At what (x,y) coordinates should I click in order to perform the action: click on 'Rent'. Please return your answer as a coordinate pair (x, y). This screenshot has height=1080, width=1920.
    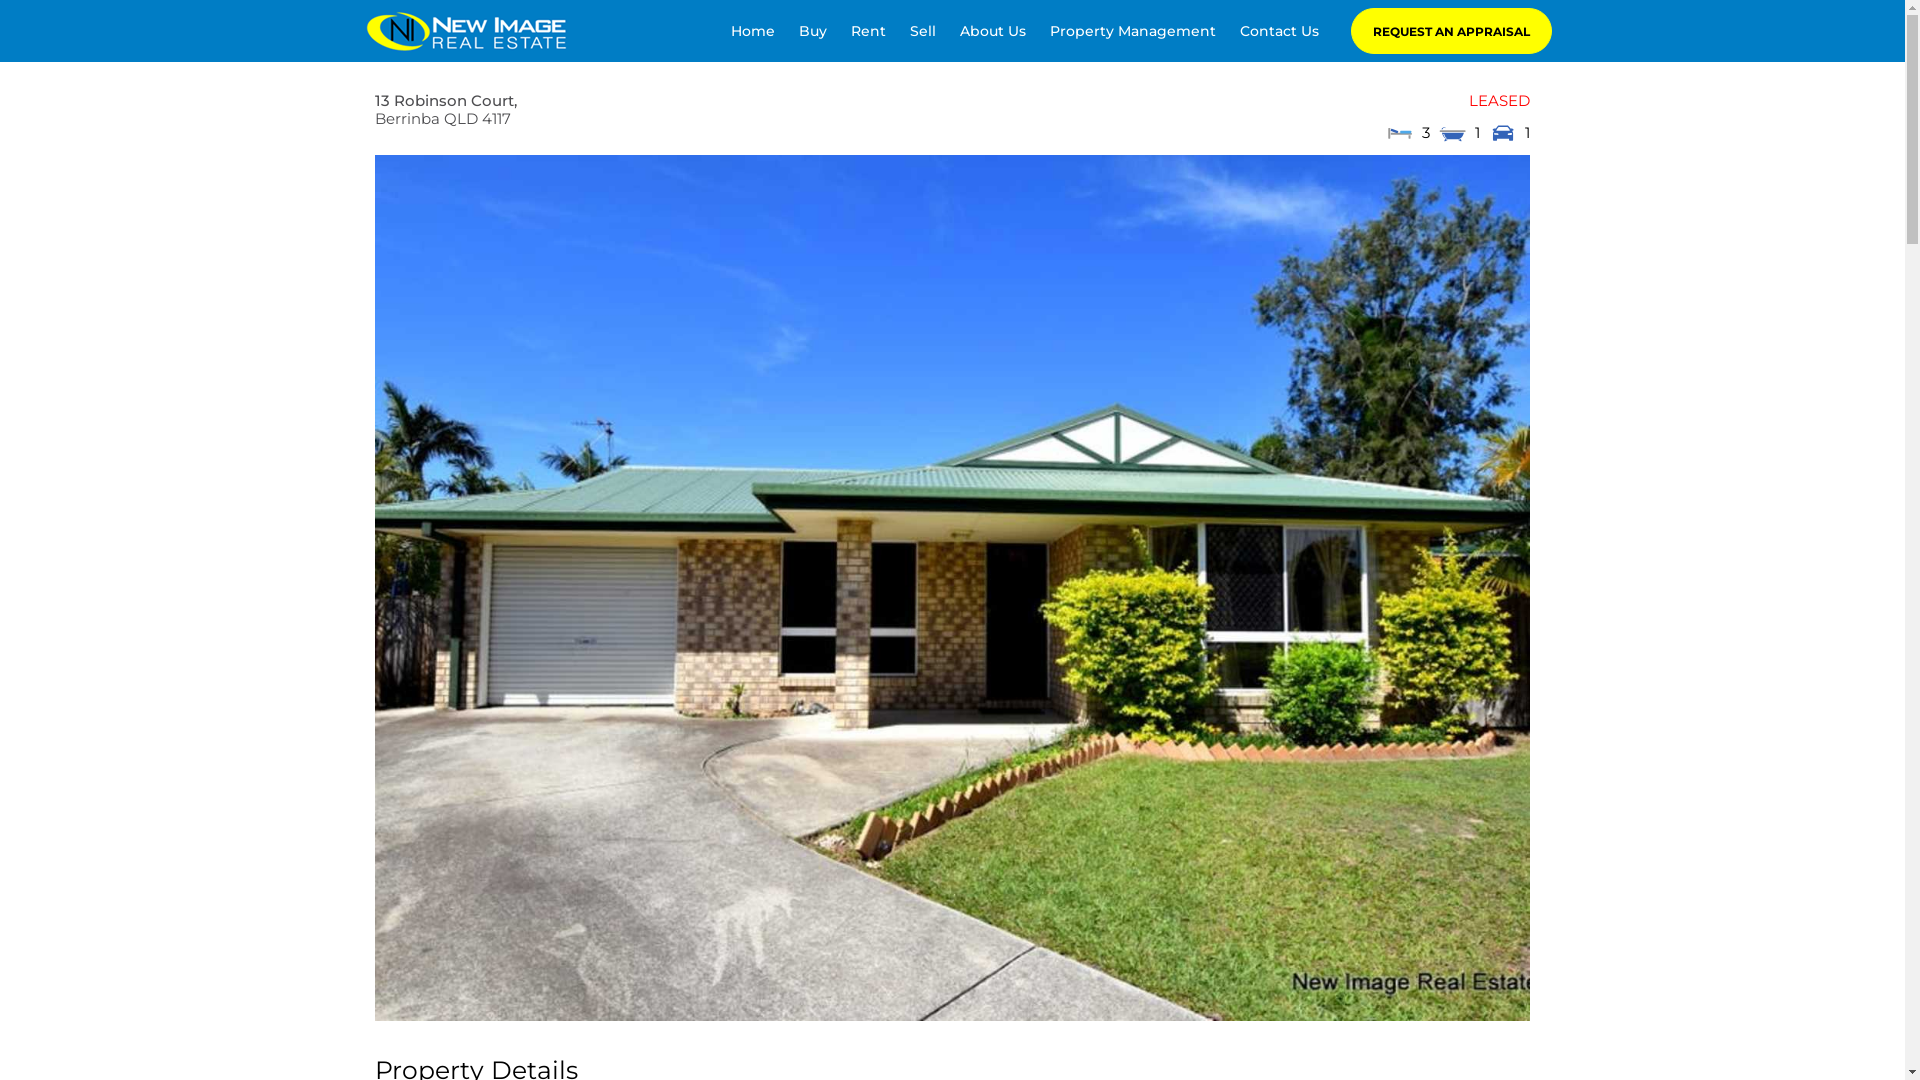
    Looking at the image, I should click on (868, 30).